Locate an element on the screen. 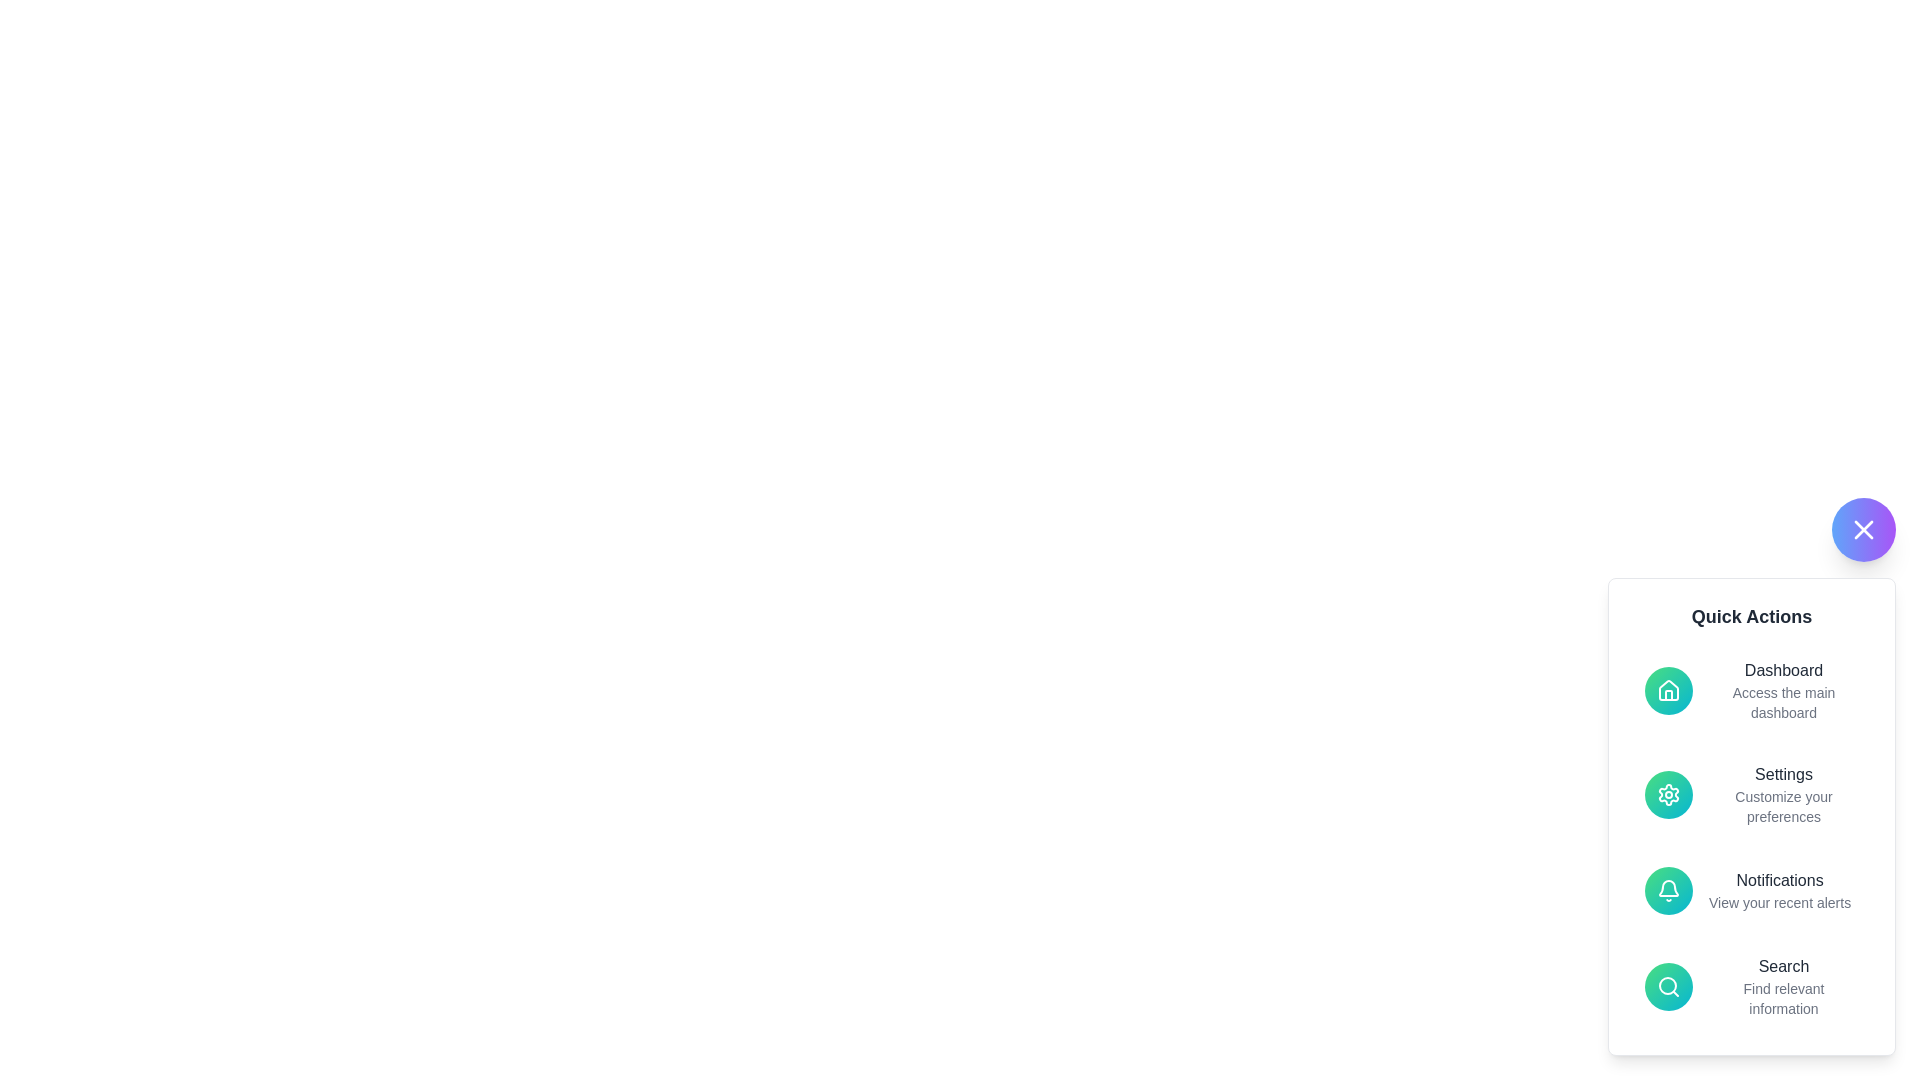 This screenshot has width=1920, height=1080. the menu item labeled 'Notifications' to highlight it is located at coordinates (1751, 890).